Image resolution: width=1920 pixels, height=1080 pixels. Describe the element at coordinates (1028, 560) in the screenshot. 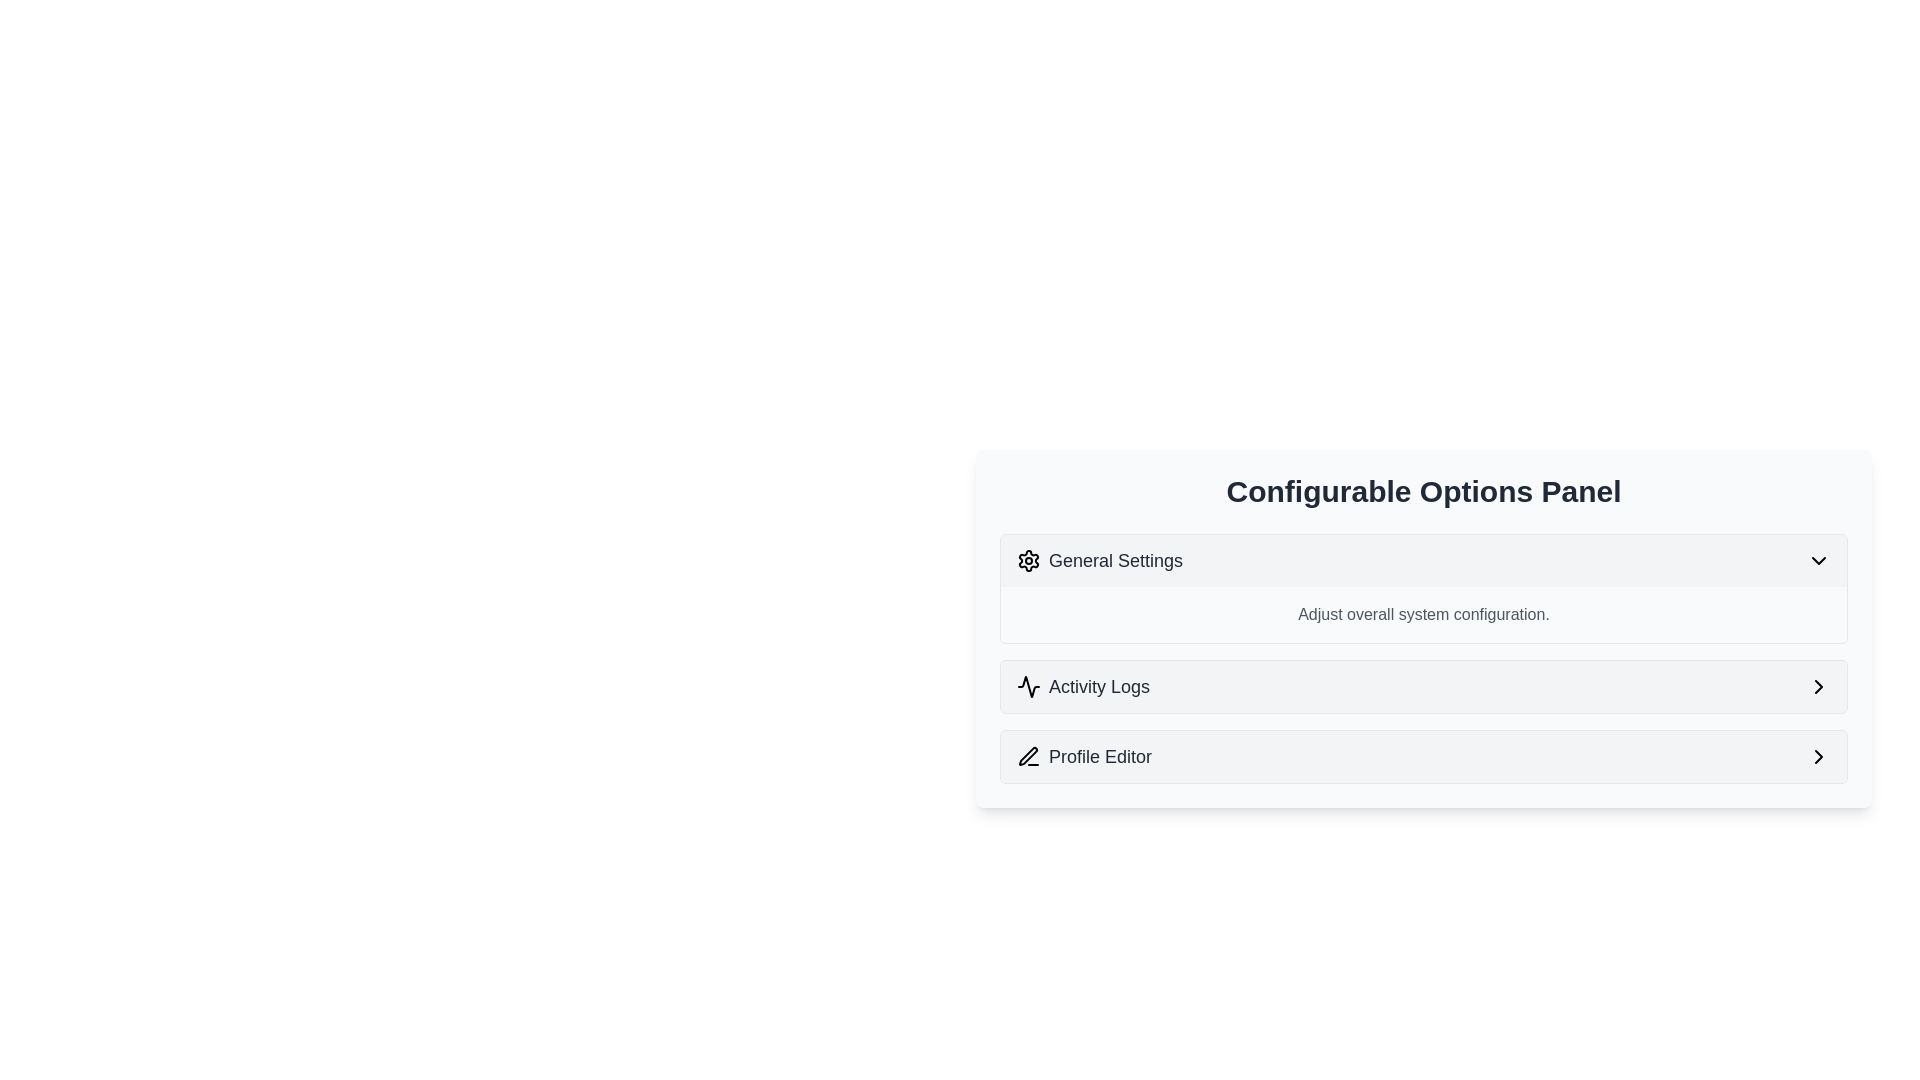

I see `the cogwheel-shaped icon in the Configurable Options Panel next to 'General Settings'` at that location.